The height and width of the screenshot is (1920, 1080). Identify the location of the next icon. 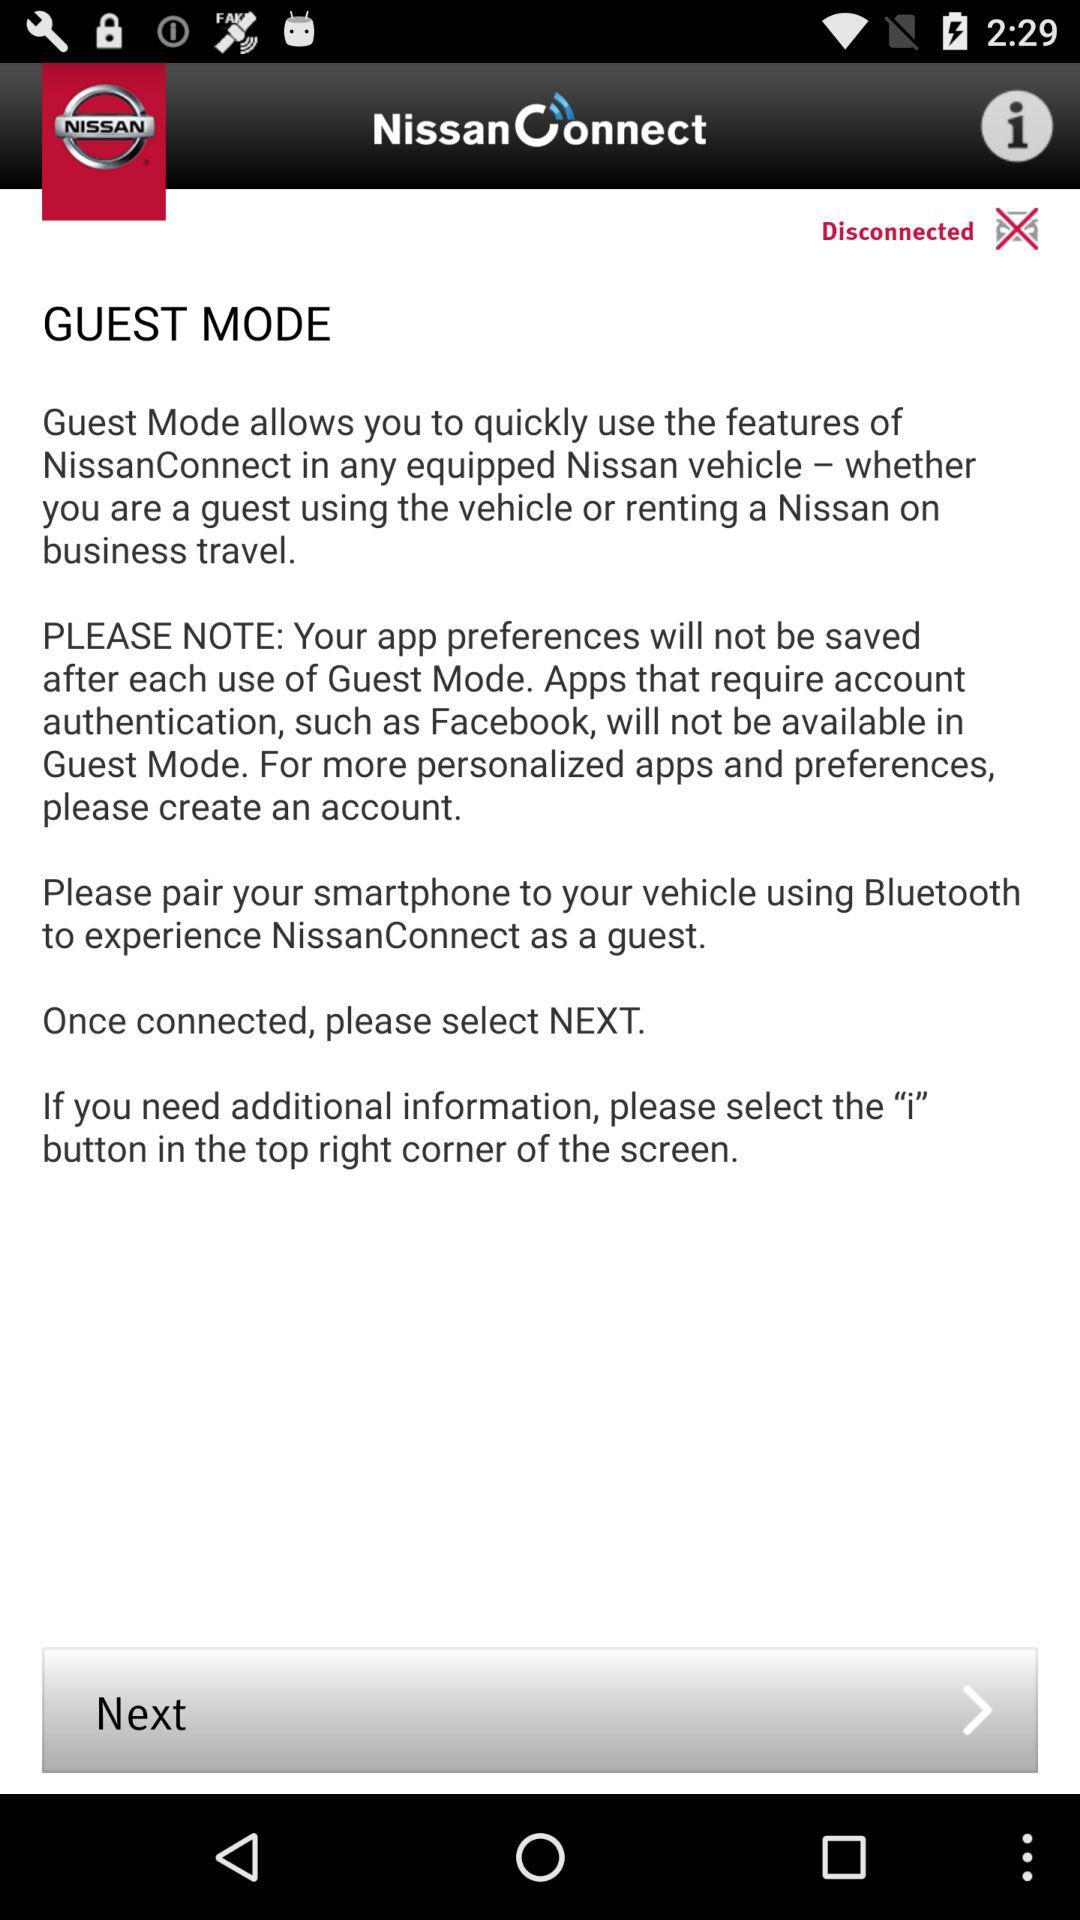
(540, 1708).